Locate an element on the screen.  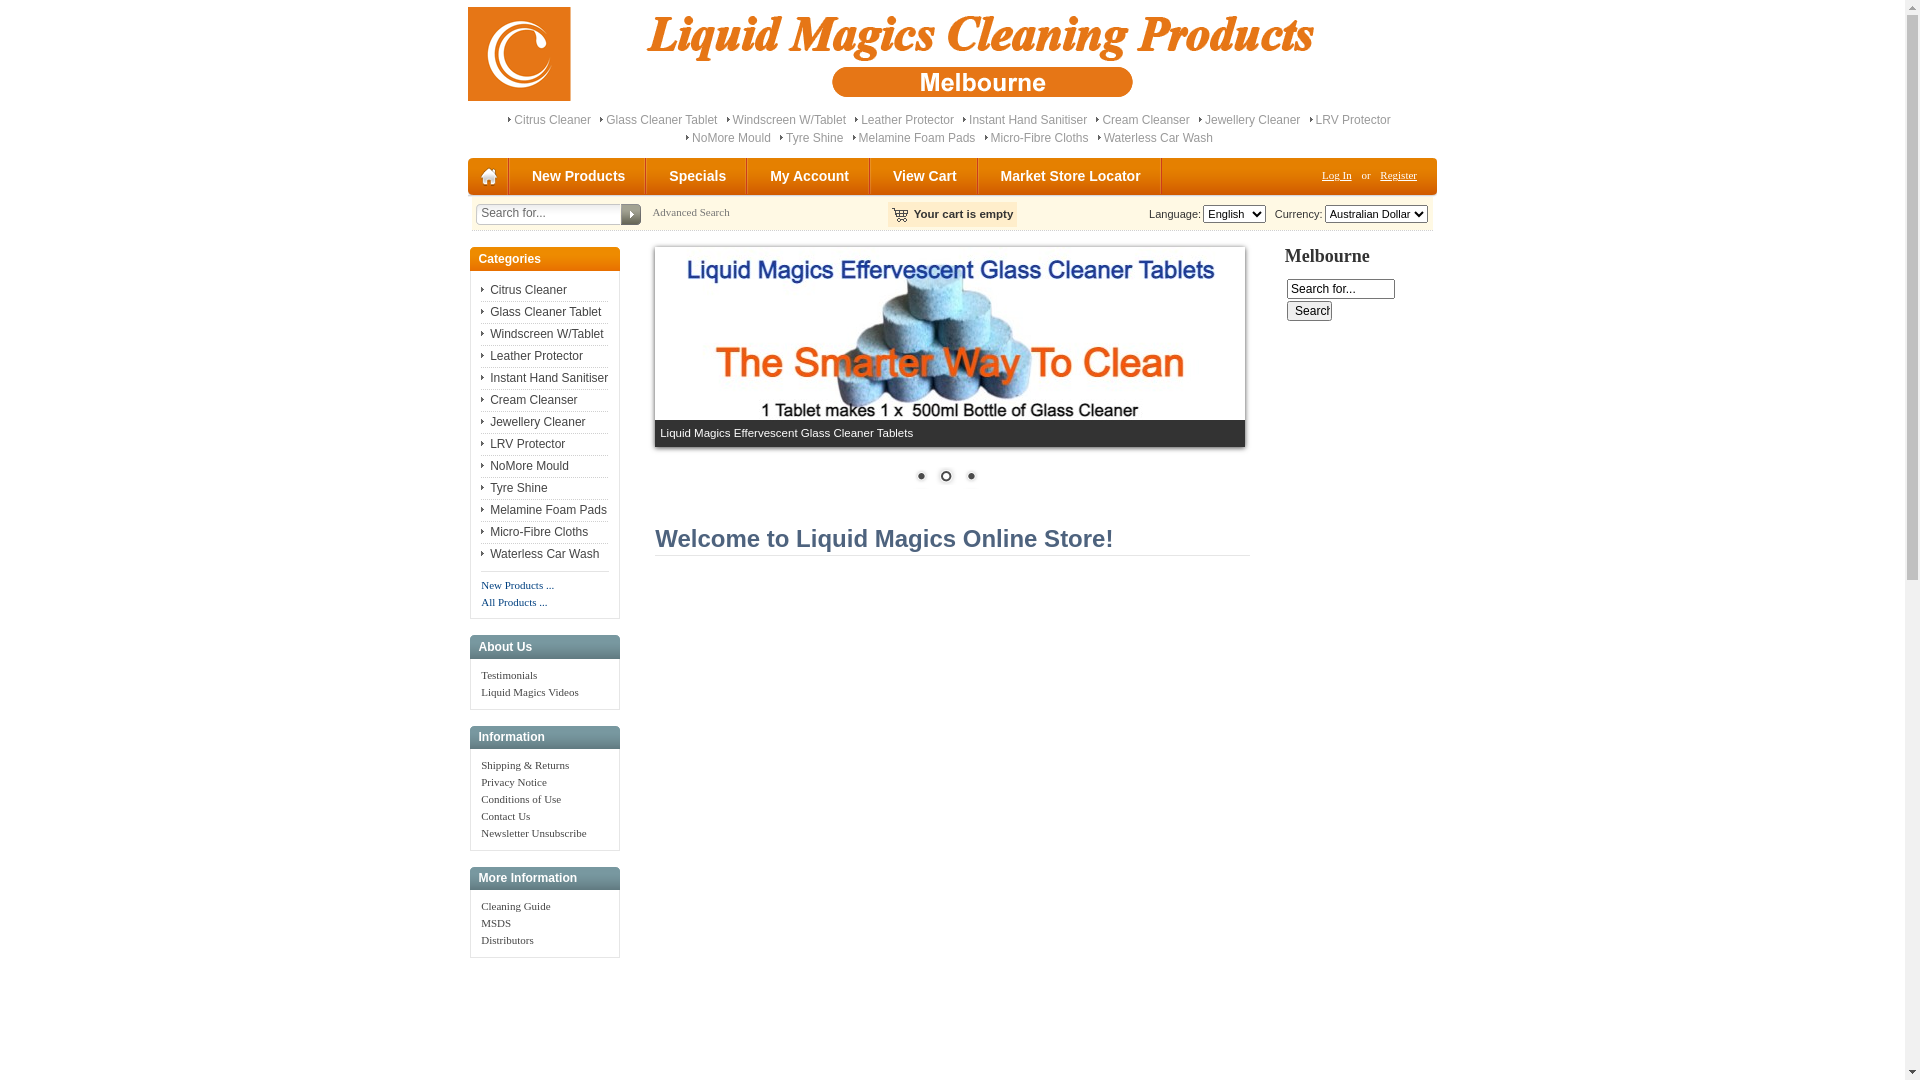
'Leather Protector' is located at coordinates (854, 119).